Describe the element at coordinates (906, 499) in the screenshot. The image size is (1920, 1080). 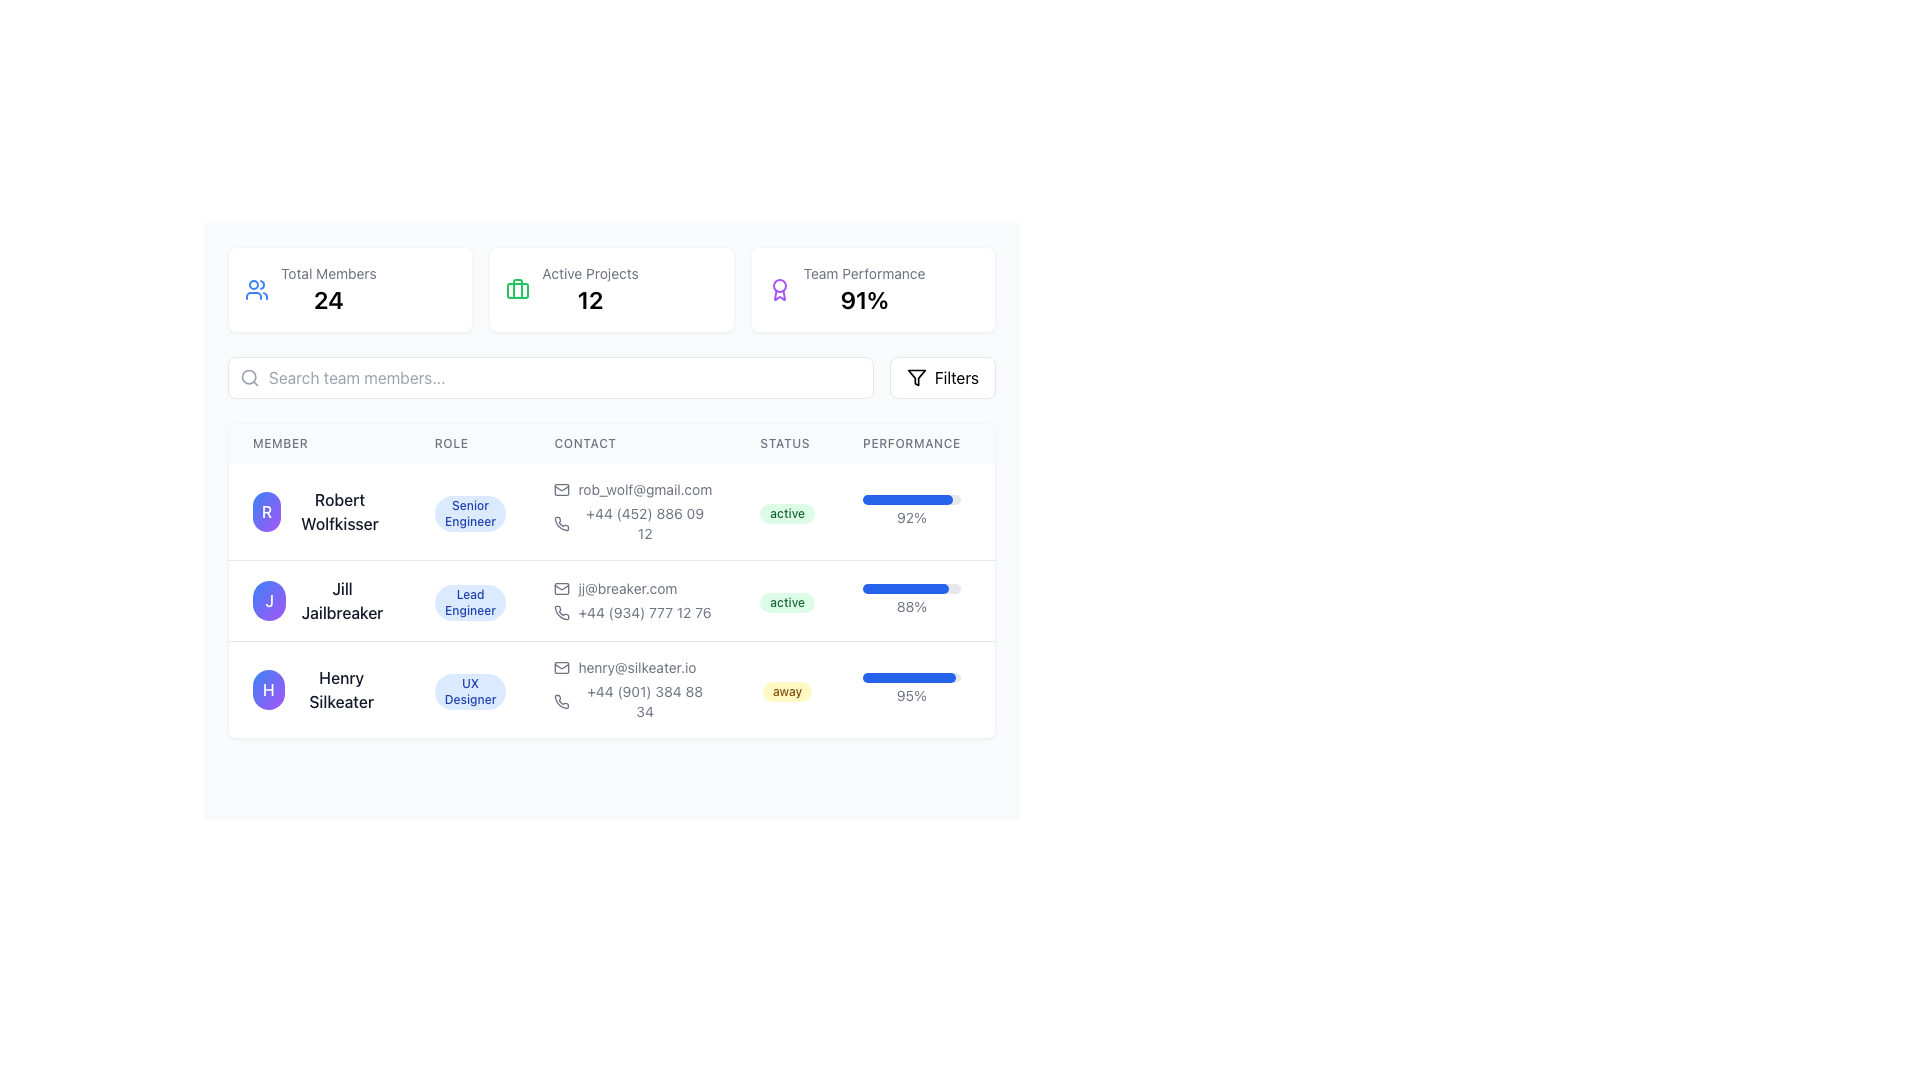
I see `the blue horizontal progress bar that is located in the 'Performance' column next to '92%' associated with 'Robert Wolfkisser'` at that location.